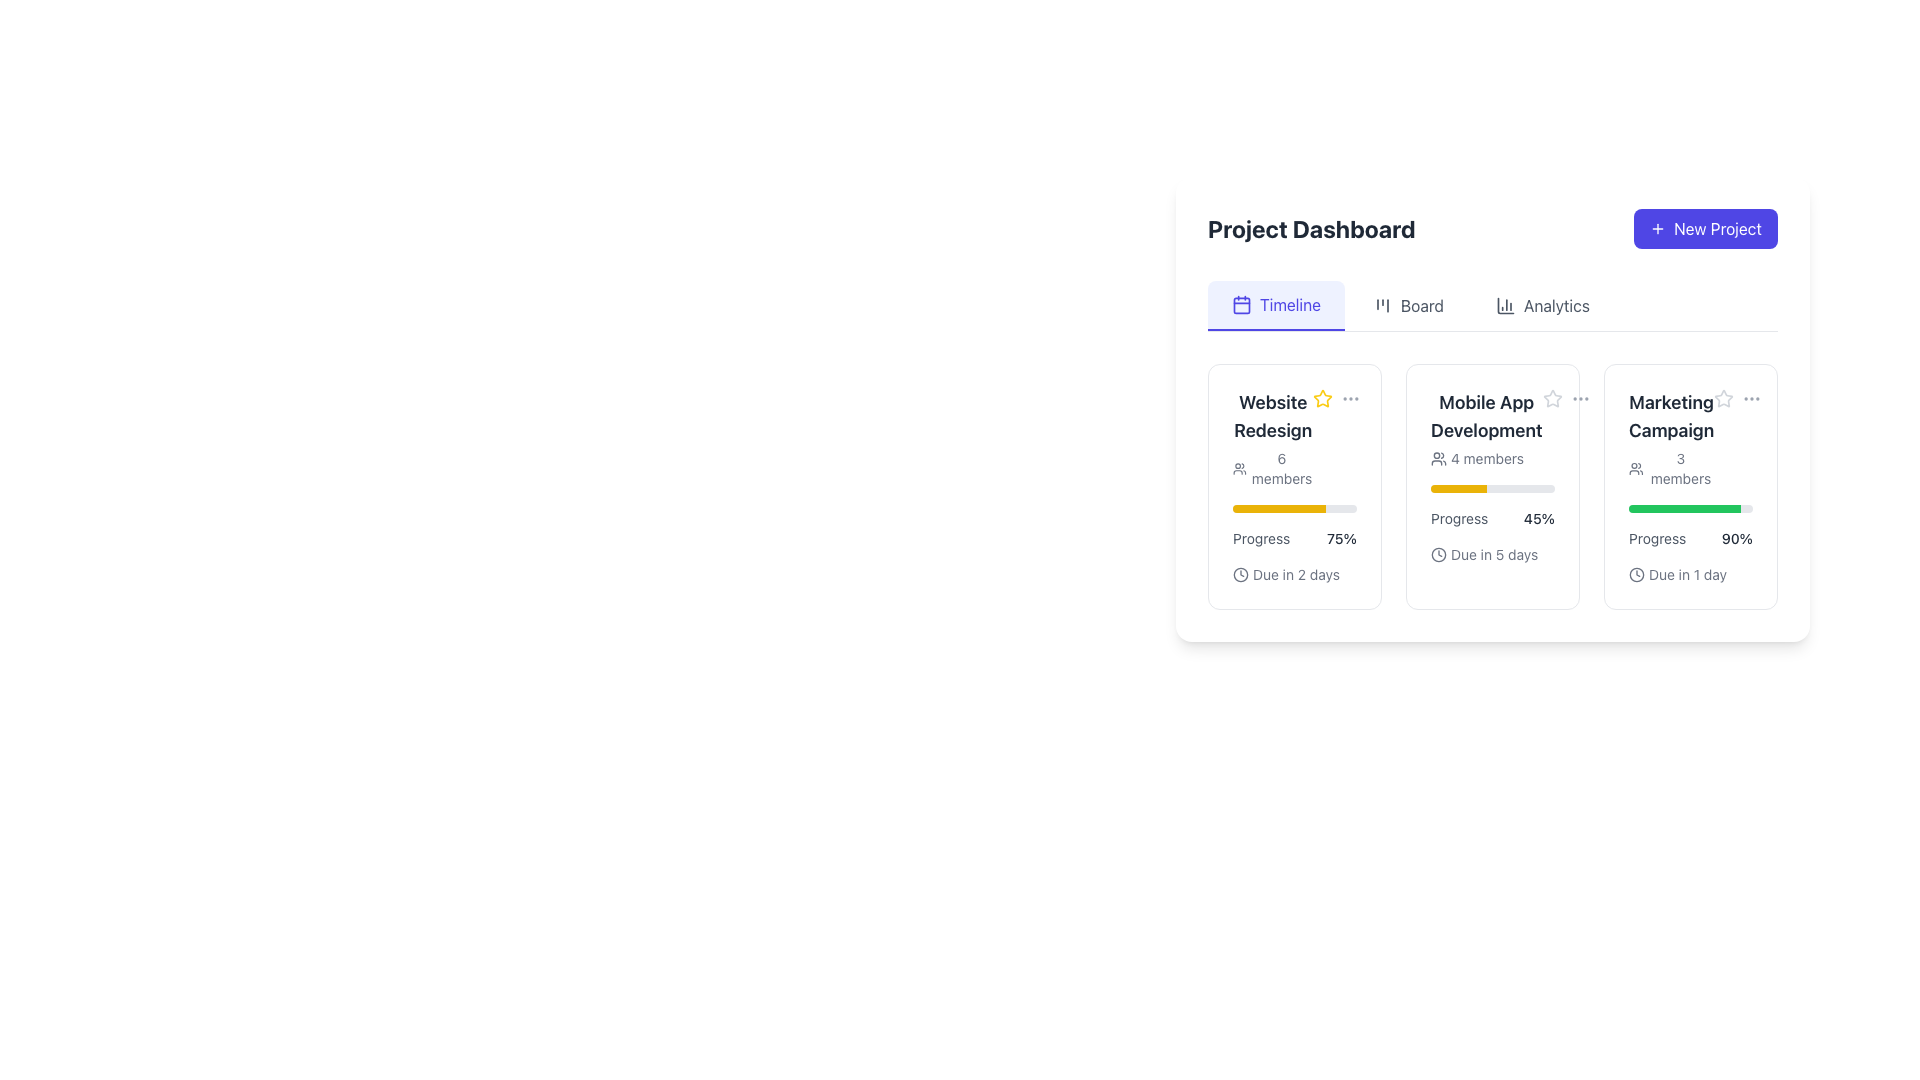 Image resolution: width=1920 pixels, height=1080 pixels. Describe the element at coordinates (1751, 398) in the screenshot. I see `the Options menu icon located in the top-right corner of the 'Marketing Campaign' card` at that location.